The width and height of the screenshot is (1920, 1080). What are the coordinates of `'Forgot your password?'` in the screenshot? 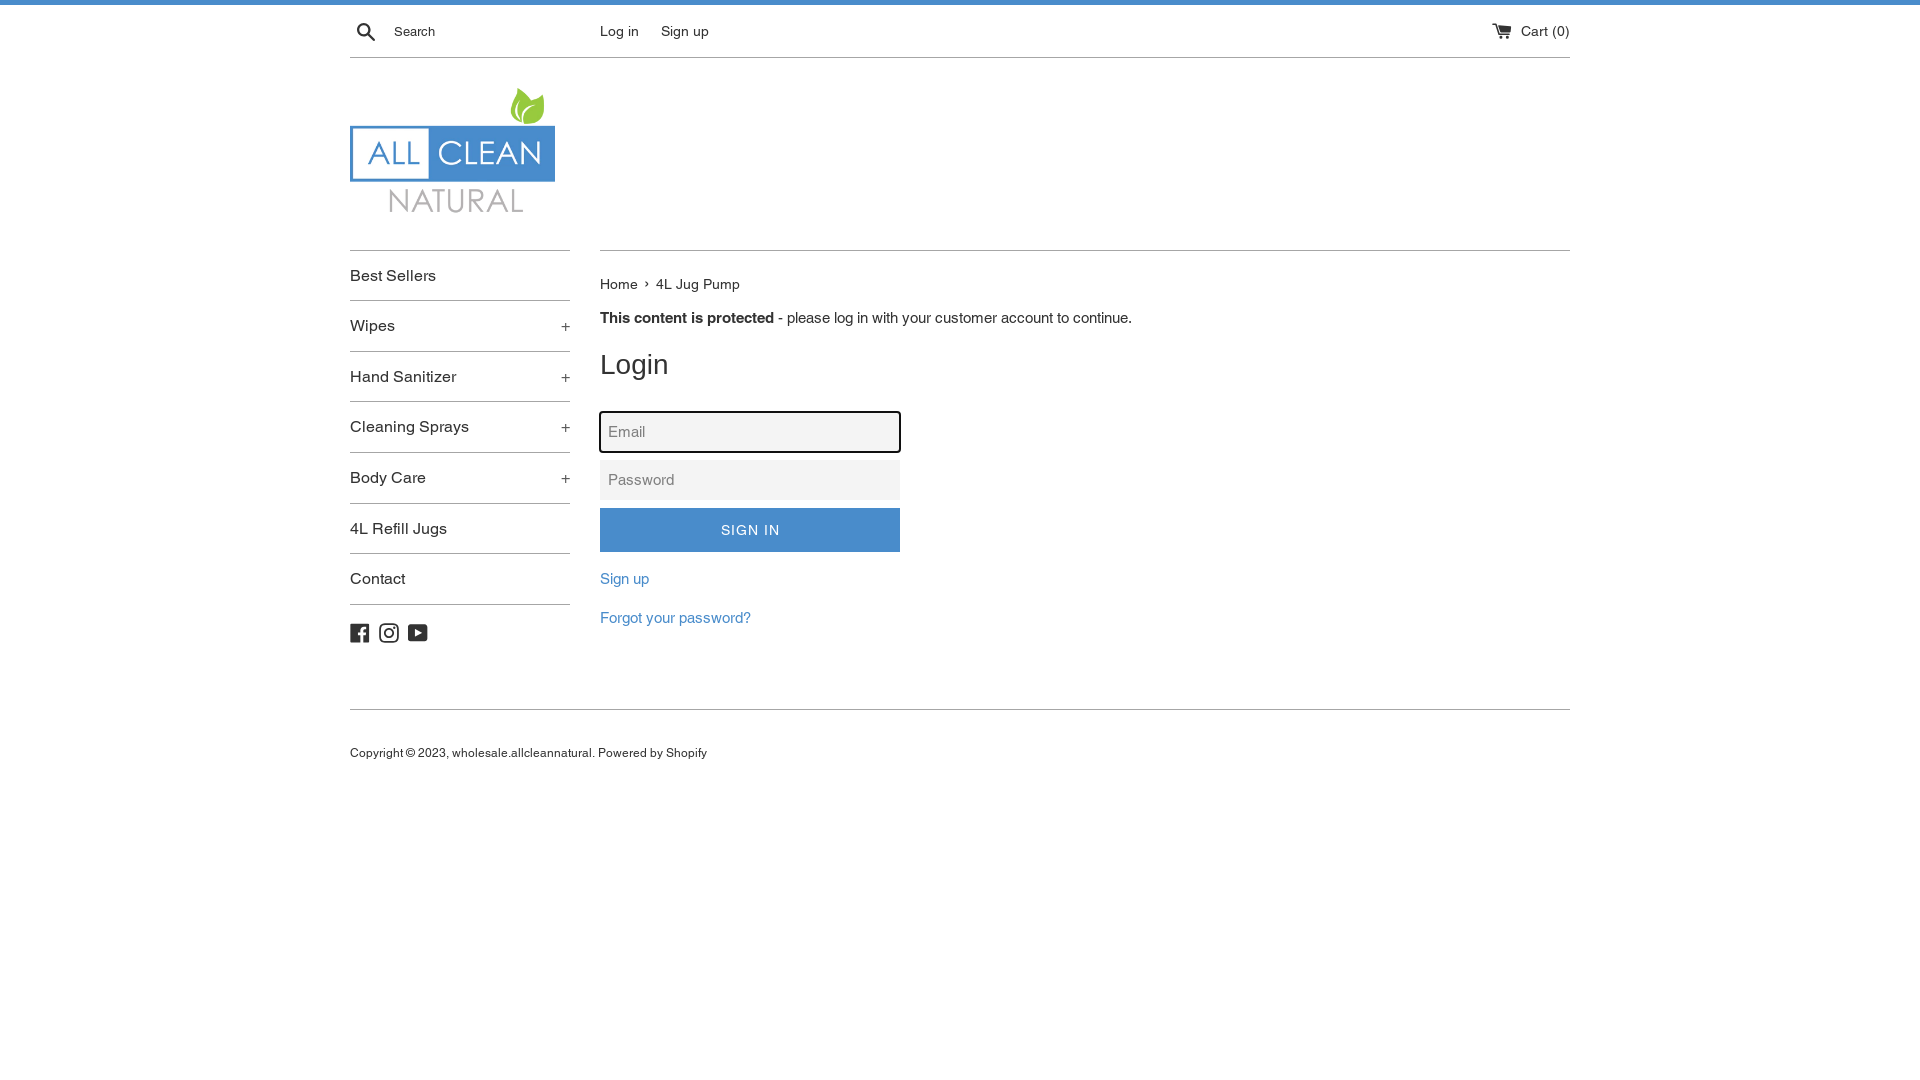 It's located at (675, 616).